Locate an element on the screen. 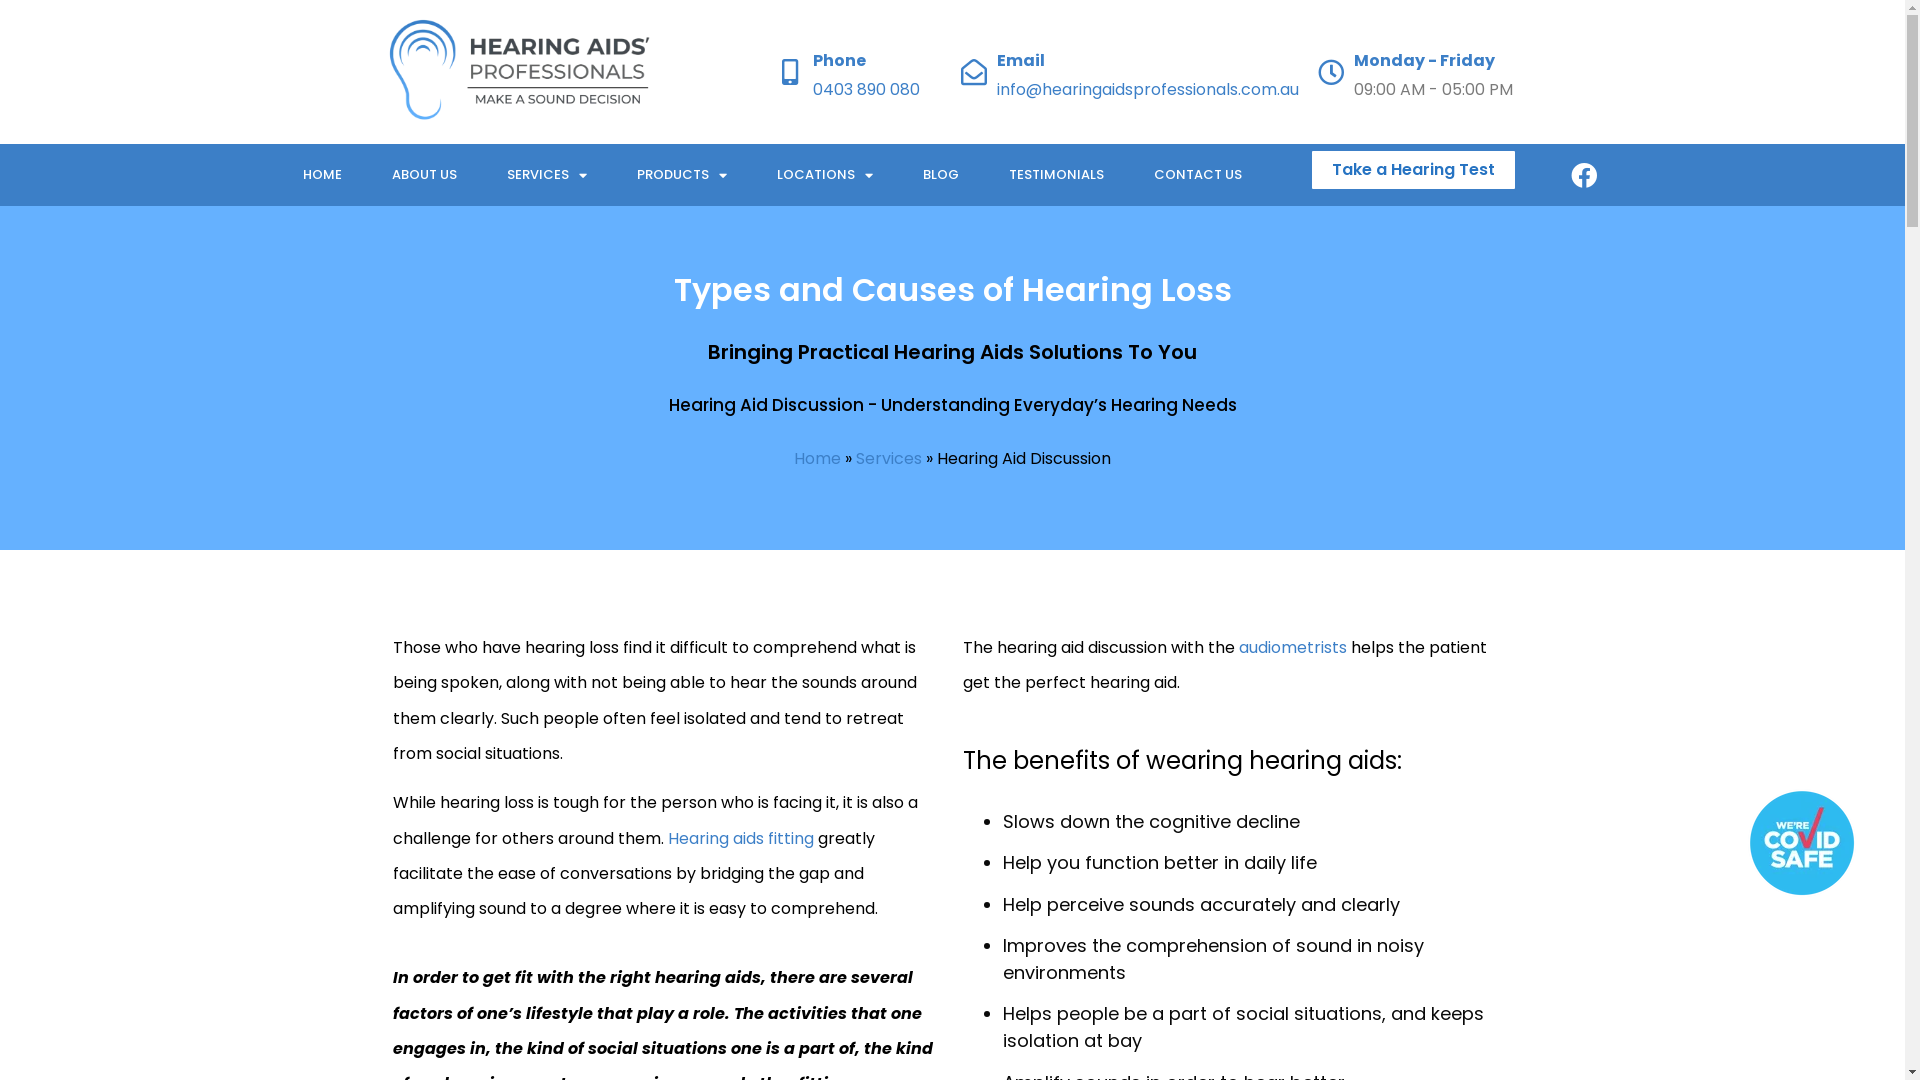 The width and height of the screenshot is (1920, 1080). 'Services' is located at coordinates (887, 458).